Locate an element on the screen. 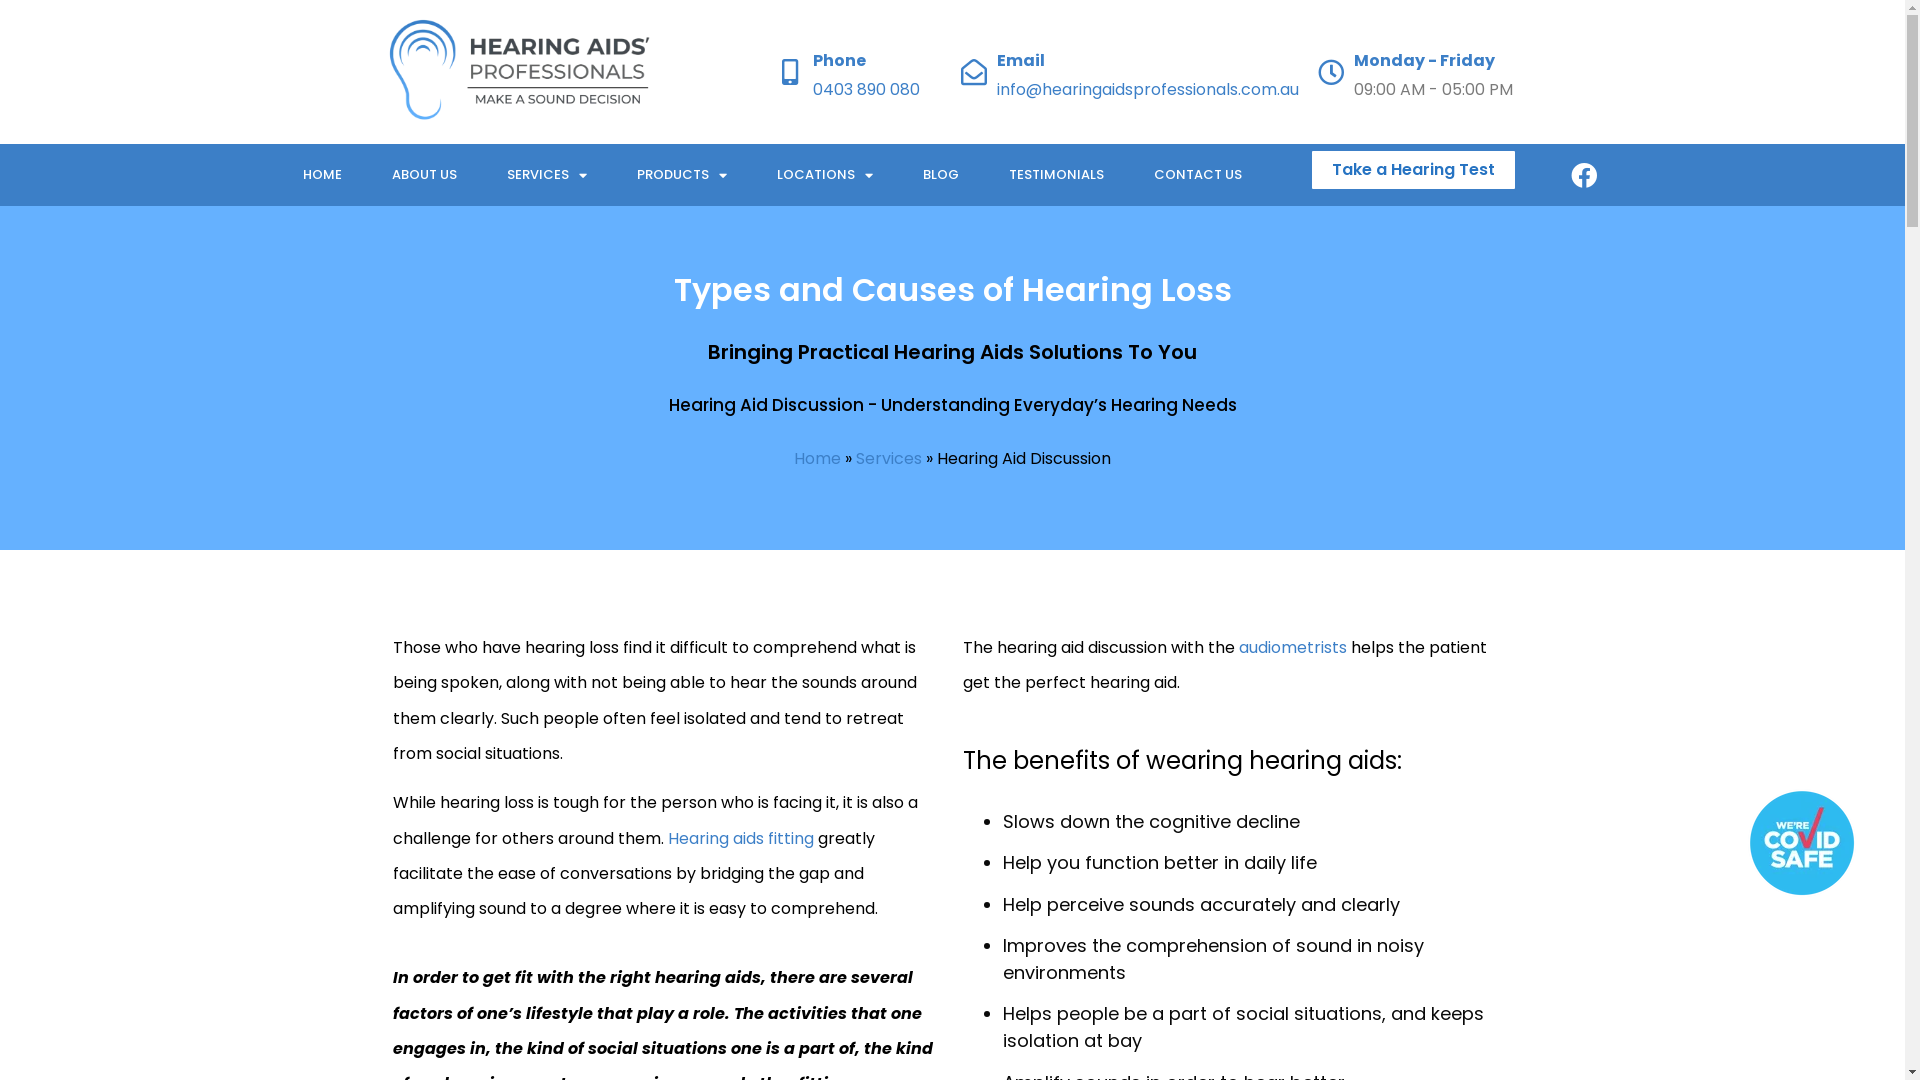 The width and height of the screenshot is (1920, 1080). 'Services' is located at coordinates (887, 458).